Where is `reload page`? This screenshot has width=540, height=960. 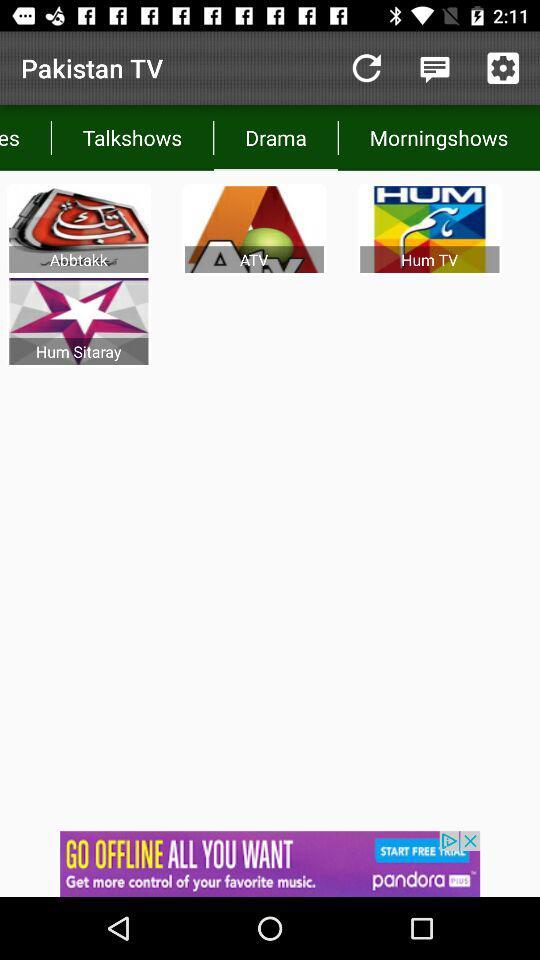 reload page is located at coordinates (365, 68).